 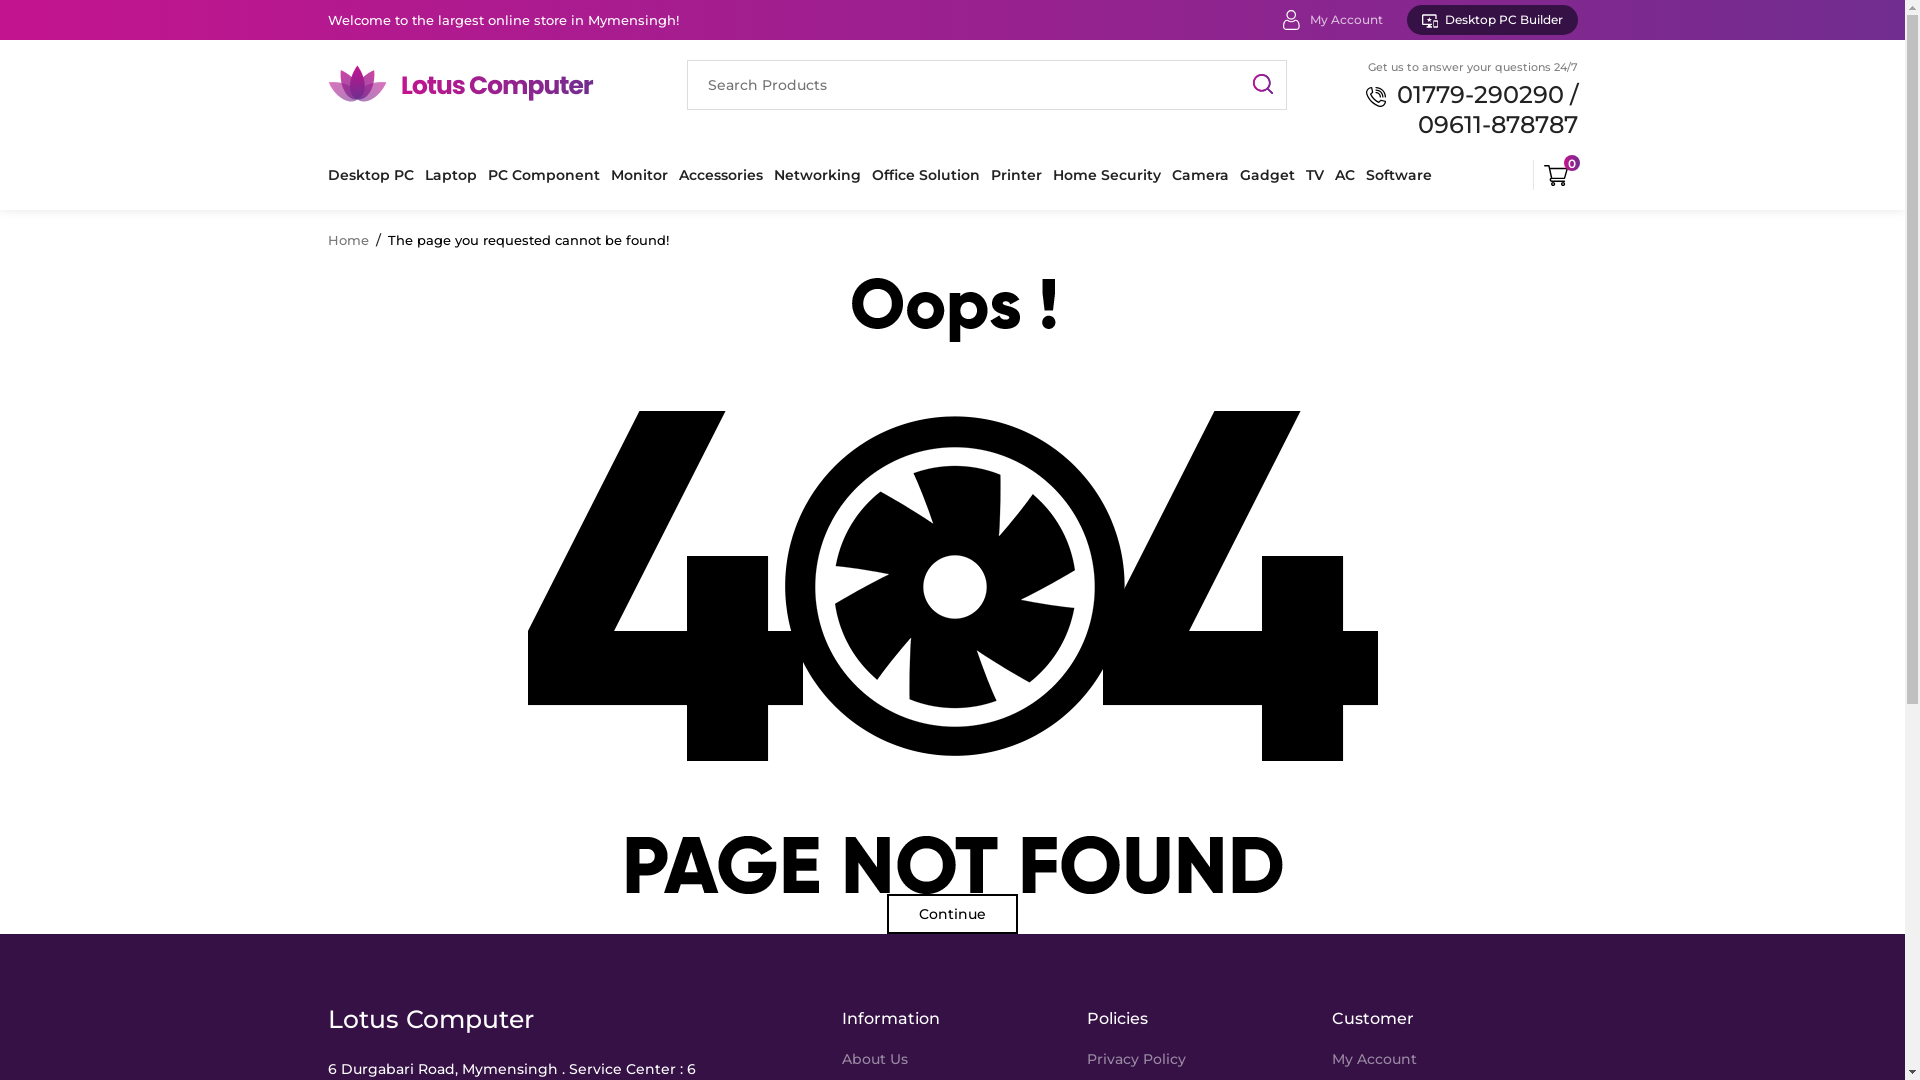 What do you see at coordinates (1136, 1058) in the screenshot?
I see `'Privacy Policy'` at bounding box center [1136, 1058].